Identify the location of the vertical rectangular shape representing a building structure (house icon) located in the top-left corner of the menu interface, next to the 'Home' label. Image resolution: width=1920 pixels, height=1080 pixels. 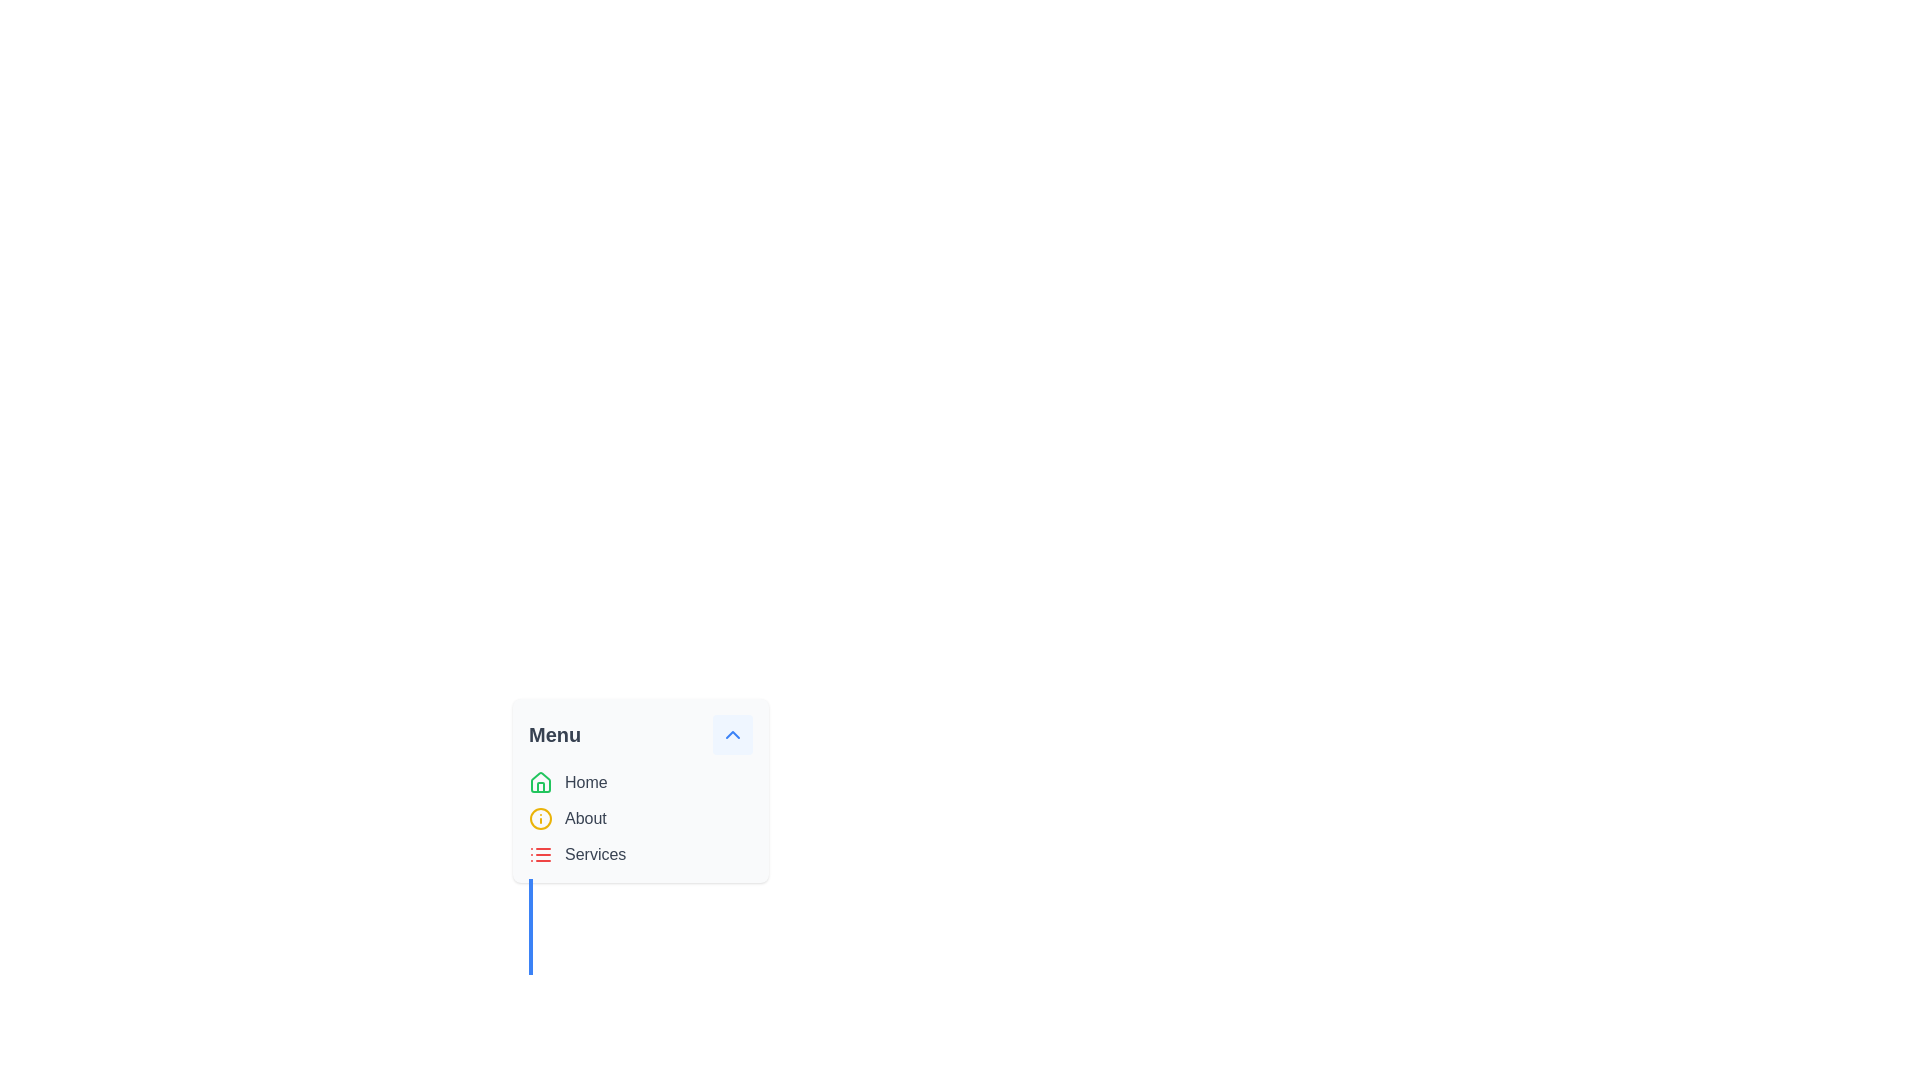
(541, 786).